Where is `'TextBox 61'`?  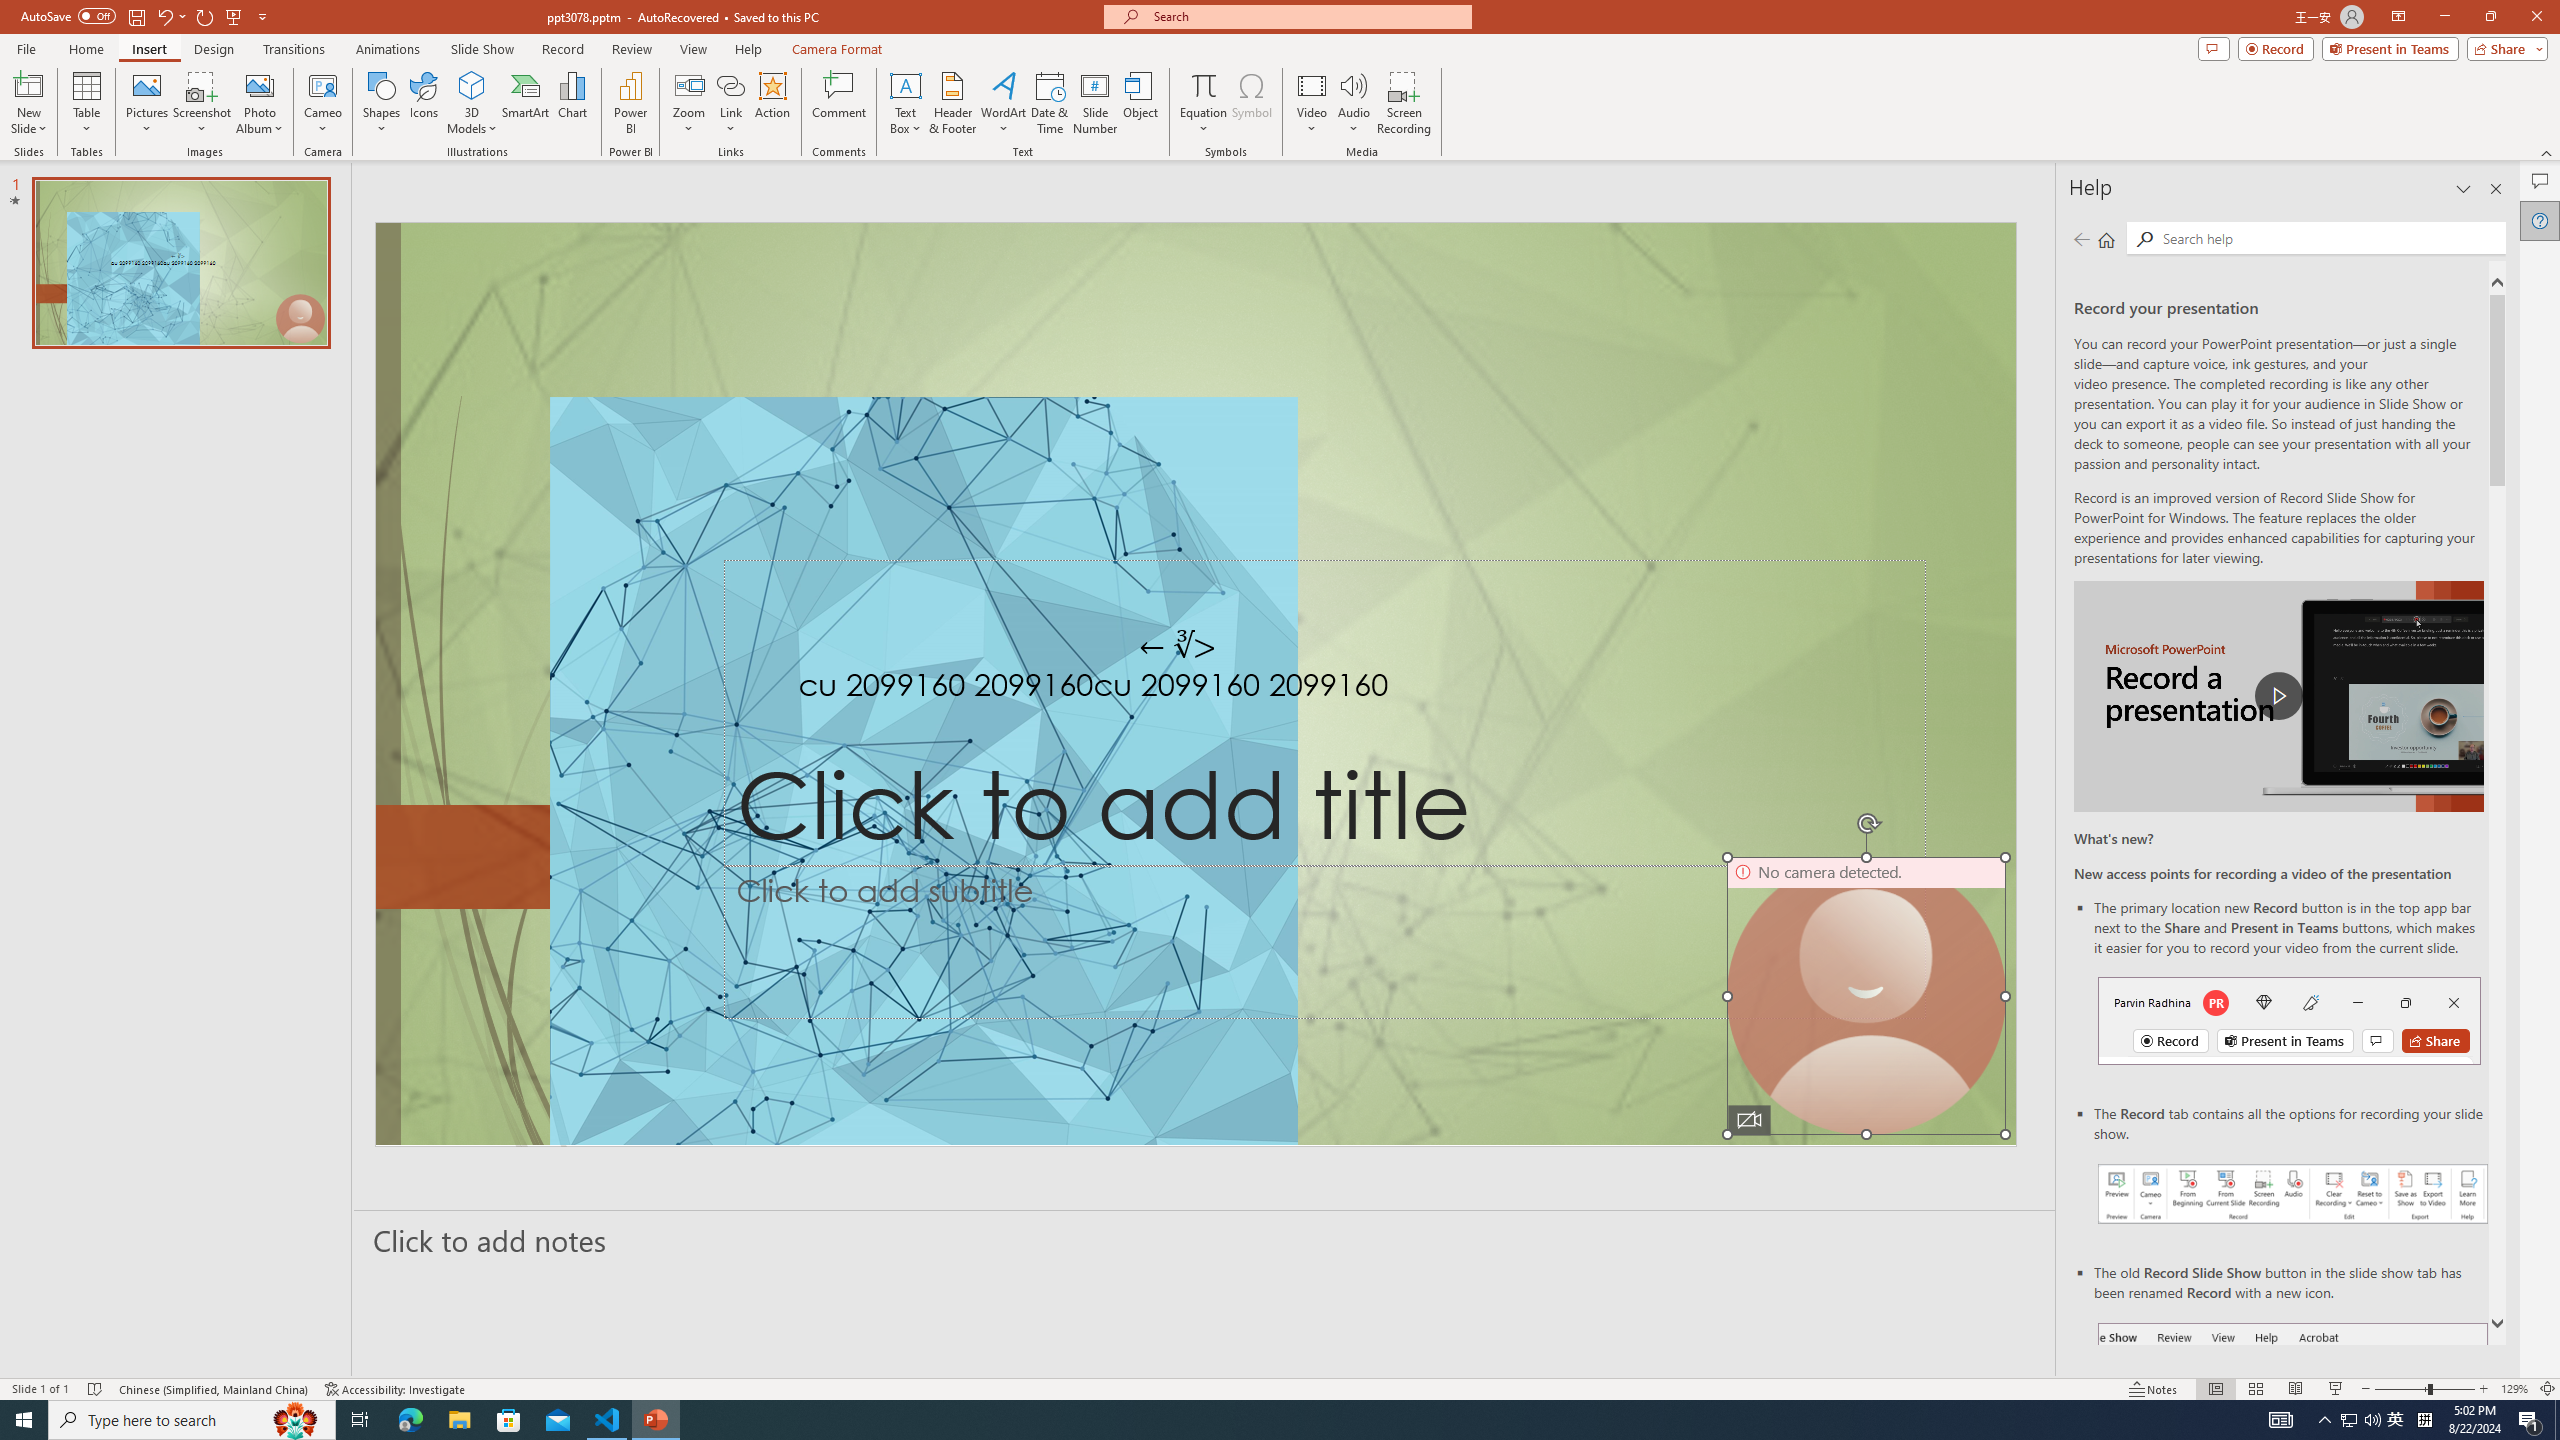 'TextBox 61' is located at coordinates (1191, 689).